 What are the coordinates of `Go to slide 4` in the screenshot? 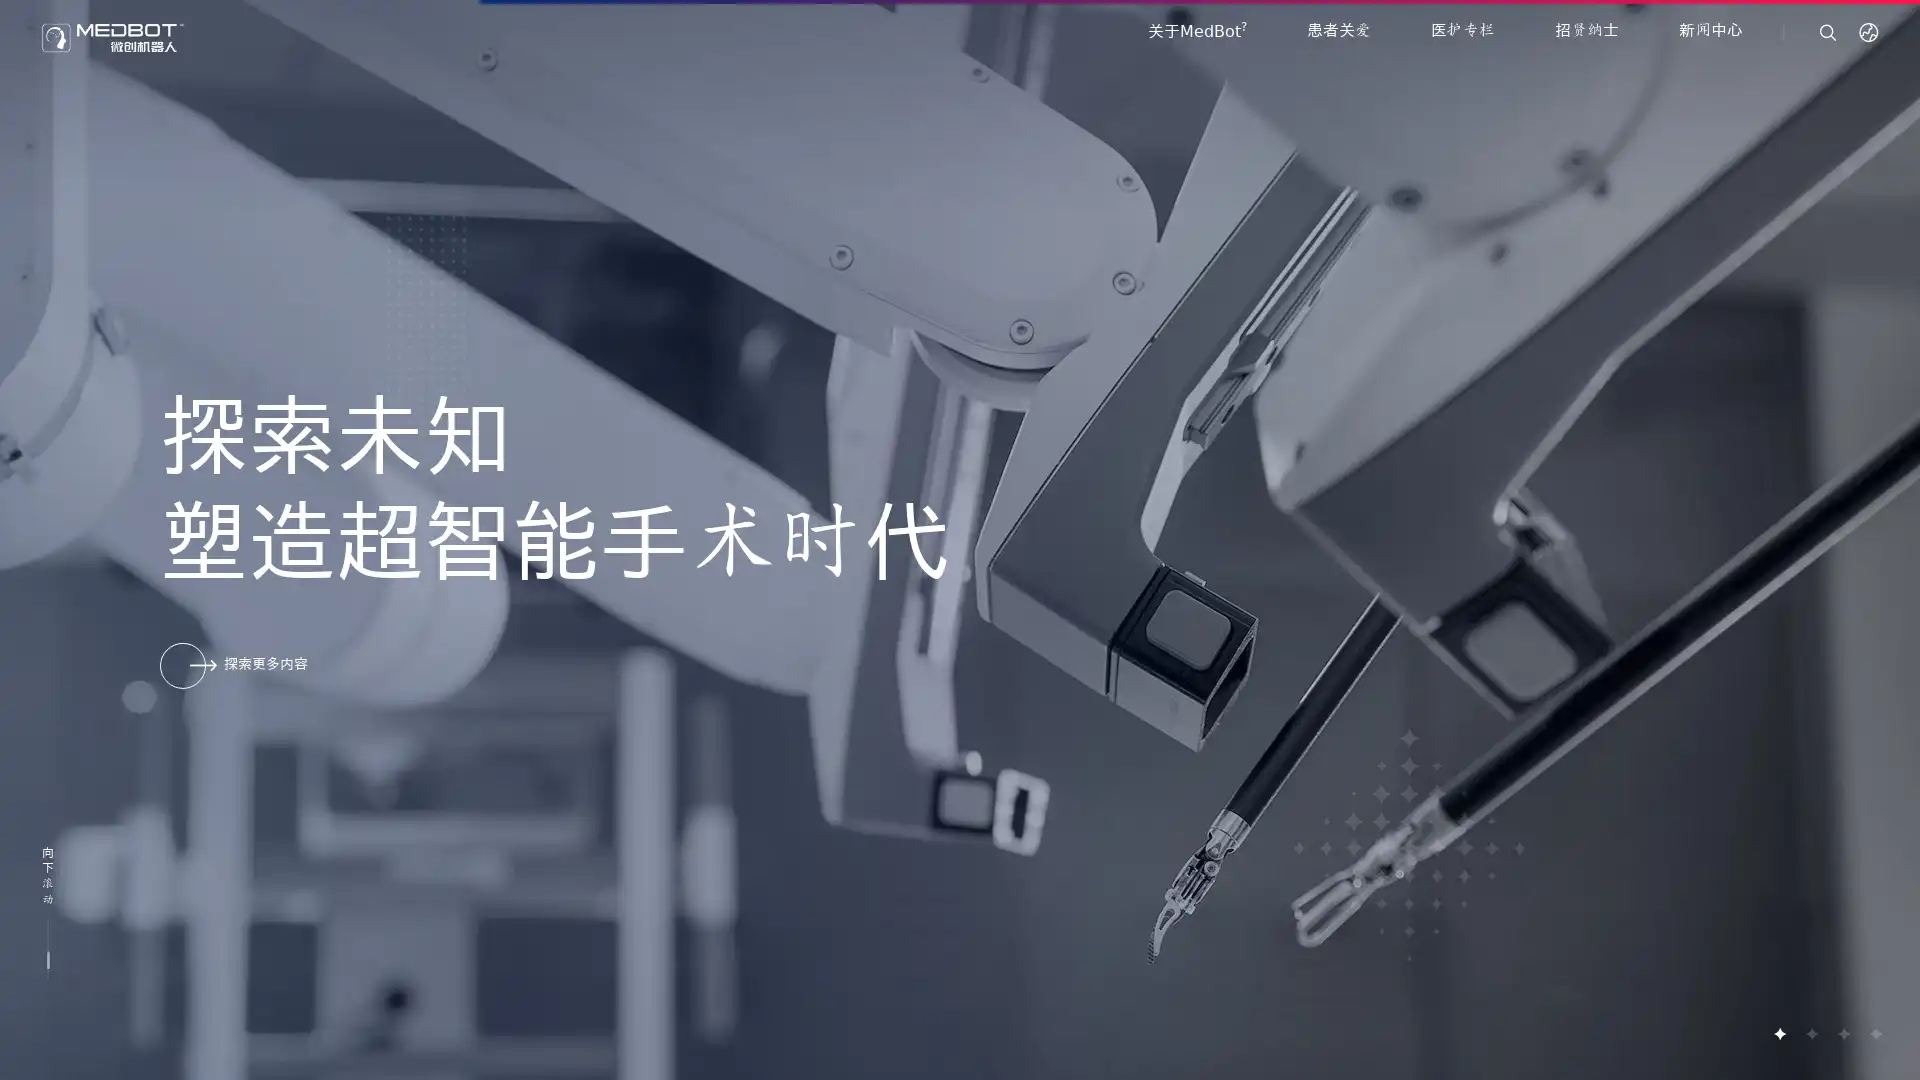 It's located at (1874, 1033).